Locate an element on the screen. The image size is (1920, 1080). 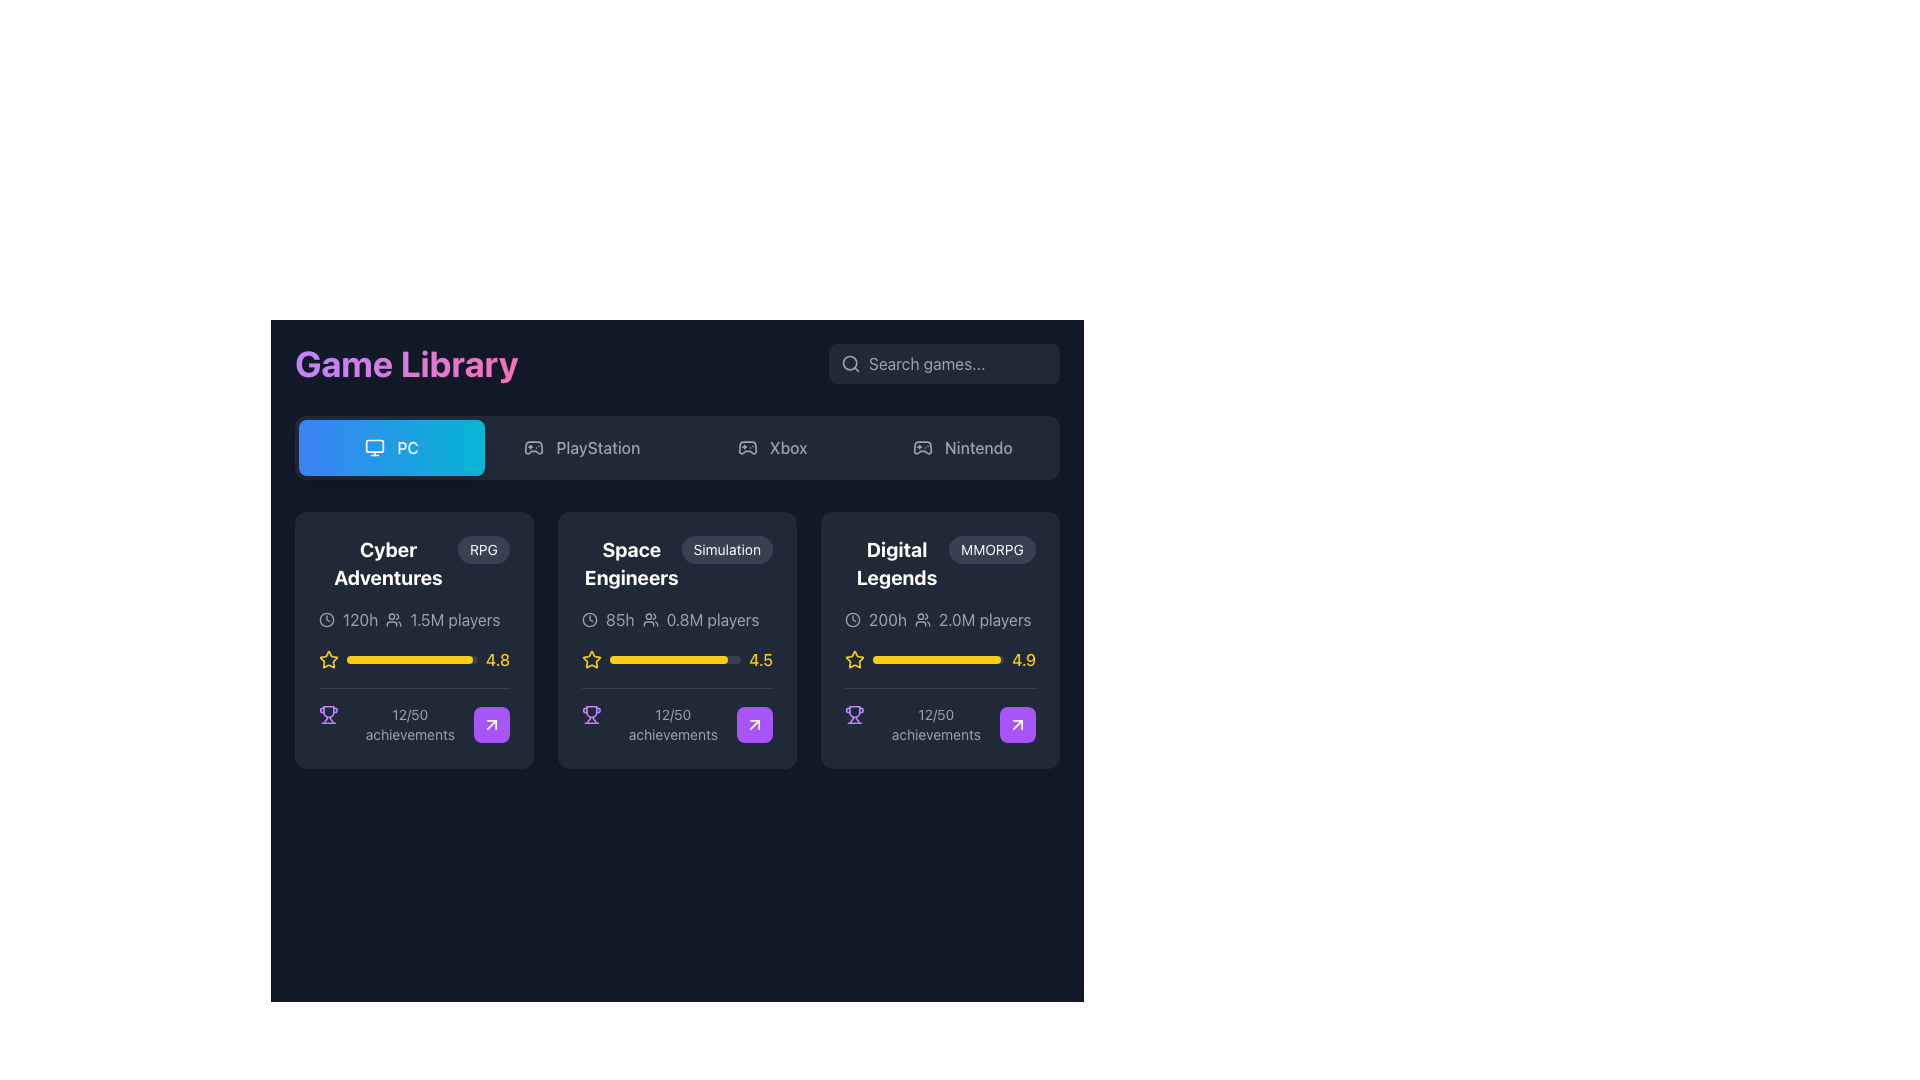
the 'Nintendo' icon in the navigation bar, which is an SVG-based element styled with CSS, located at the left of the 'Nintendo' label is located at coordinates (921, 446).